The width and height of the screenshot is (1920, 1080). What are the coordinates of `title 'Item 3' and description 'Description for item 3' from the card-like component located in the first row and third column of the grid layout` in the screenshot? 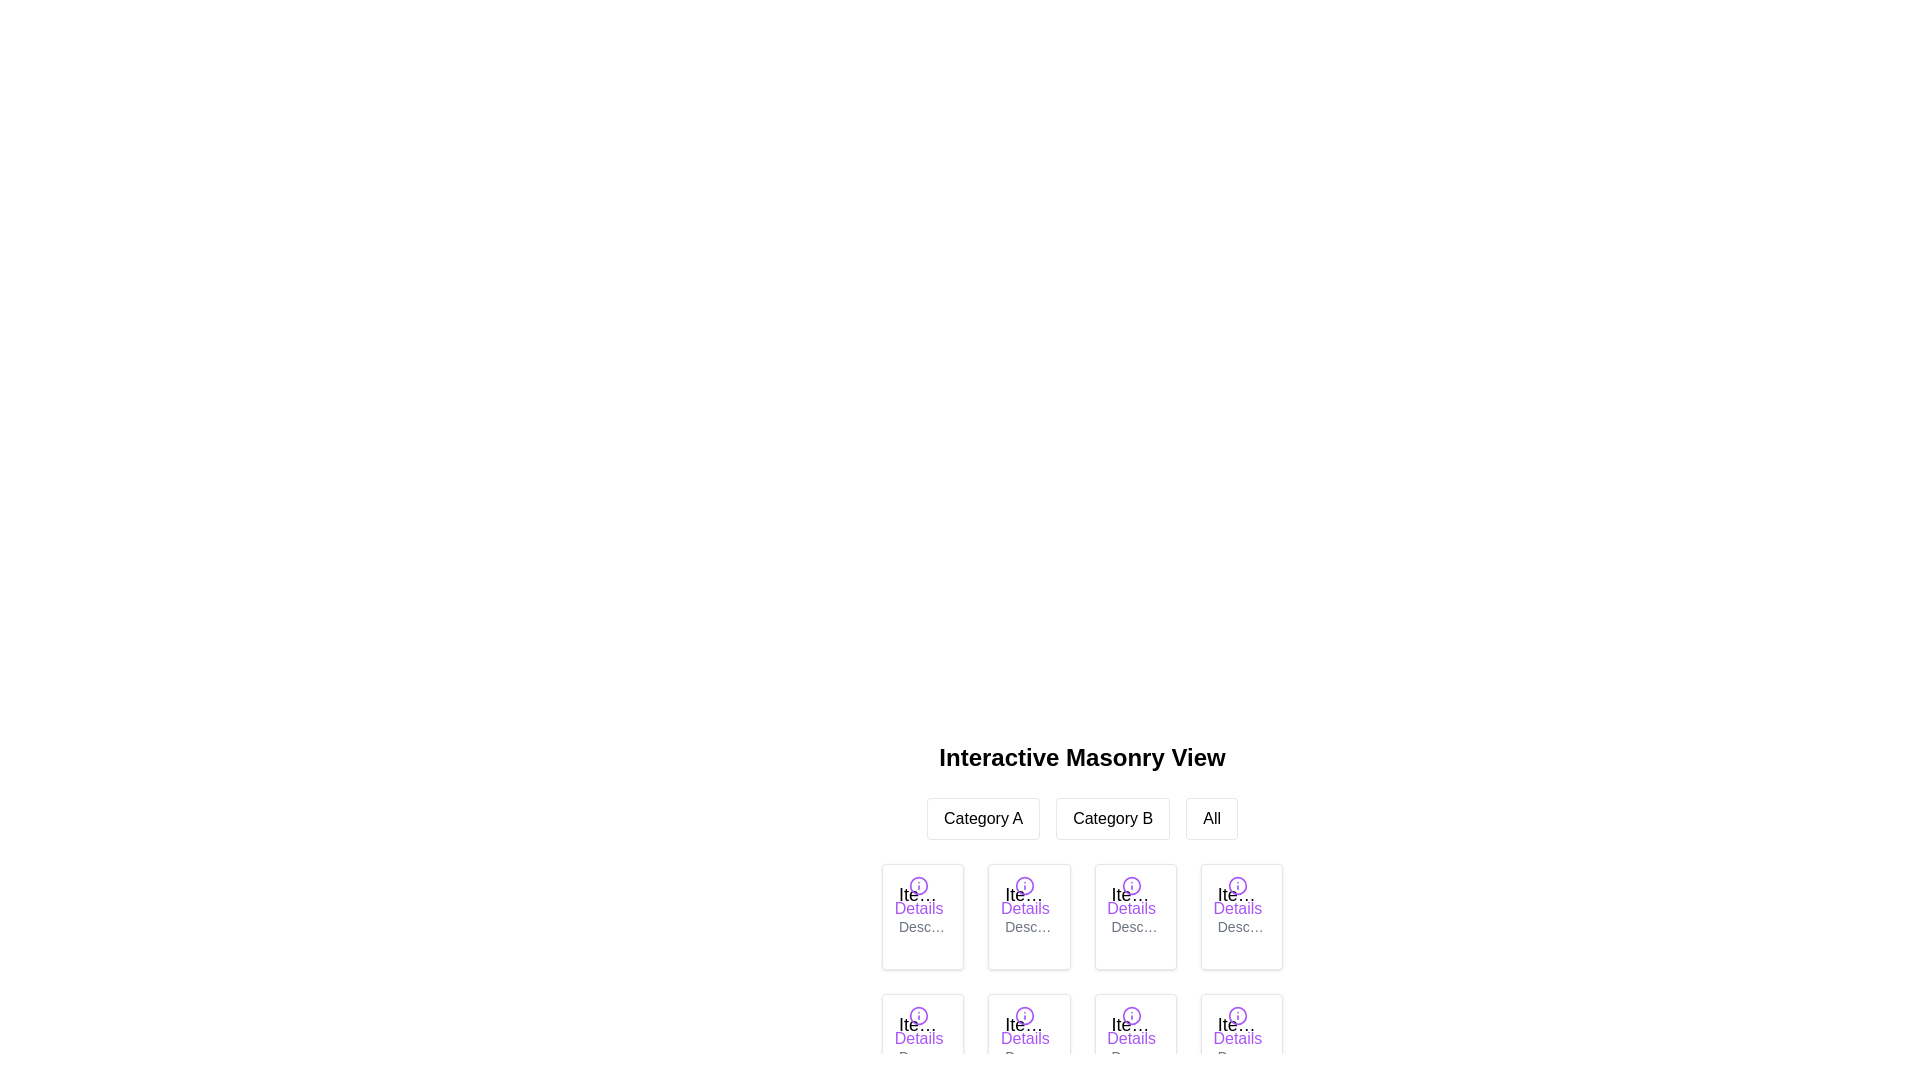 It's located at (1135, 917).